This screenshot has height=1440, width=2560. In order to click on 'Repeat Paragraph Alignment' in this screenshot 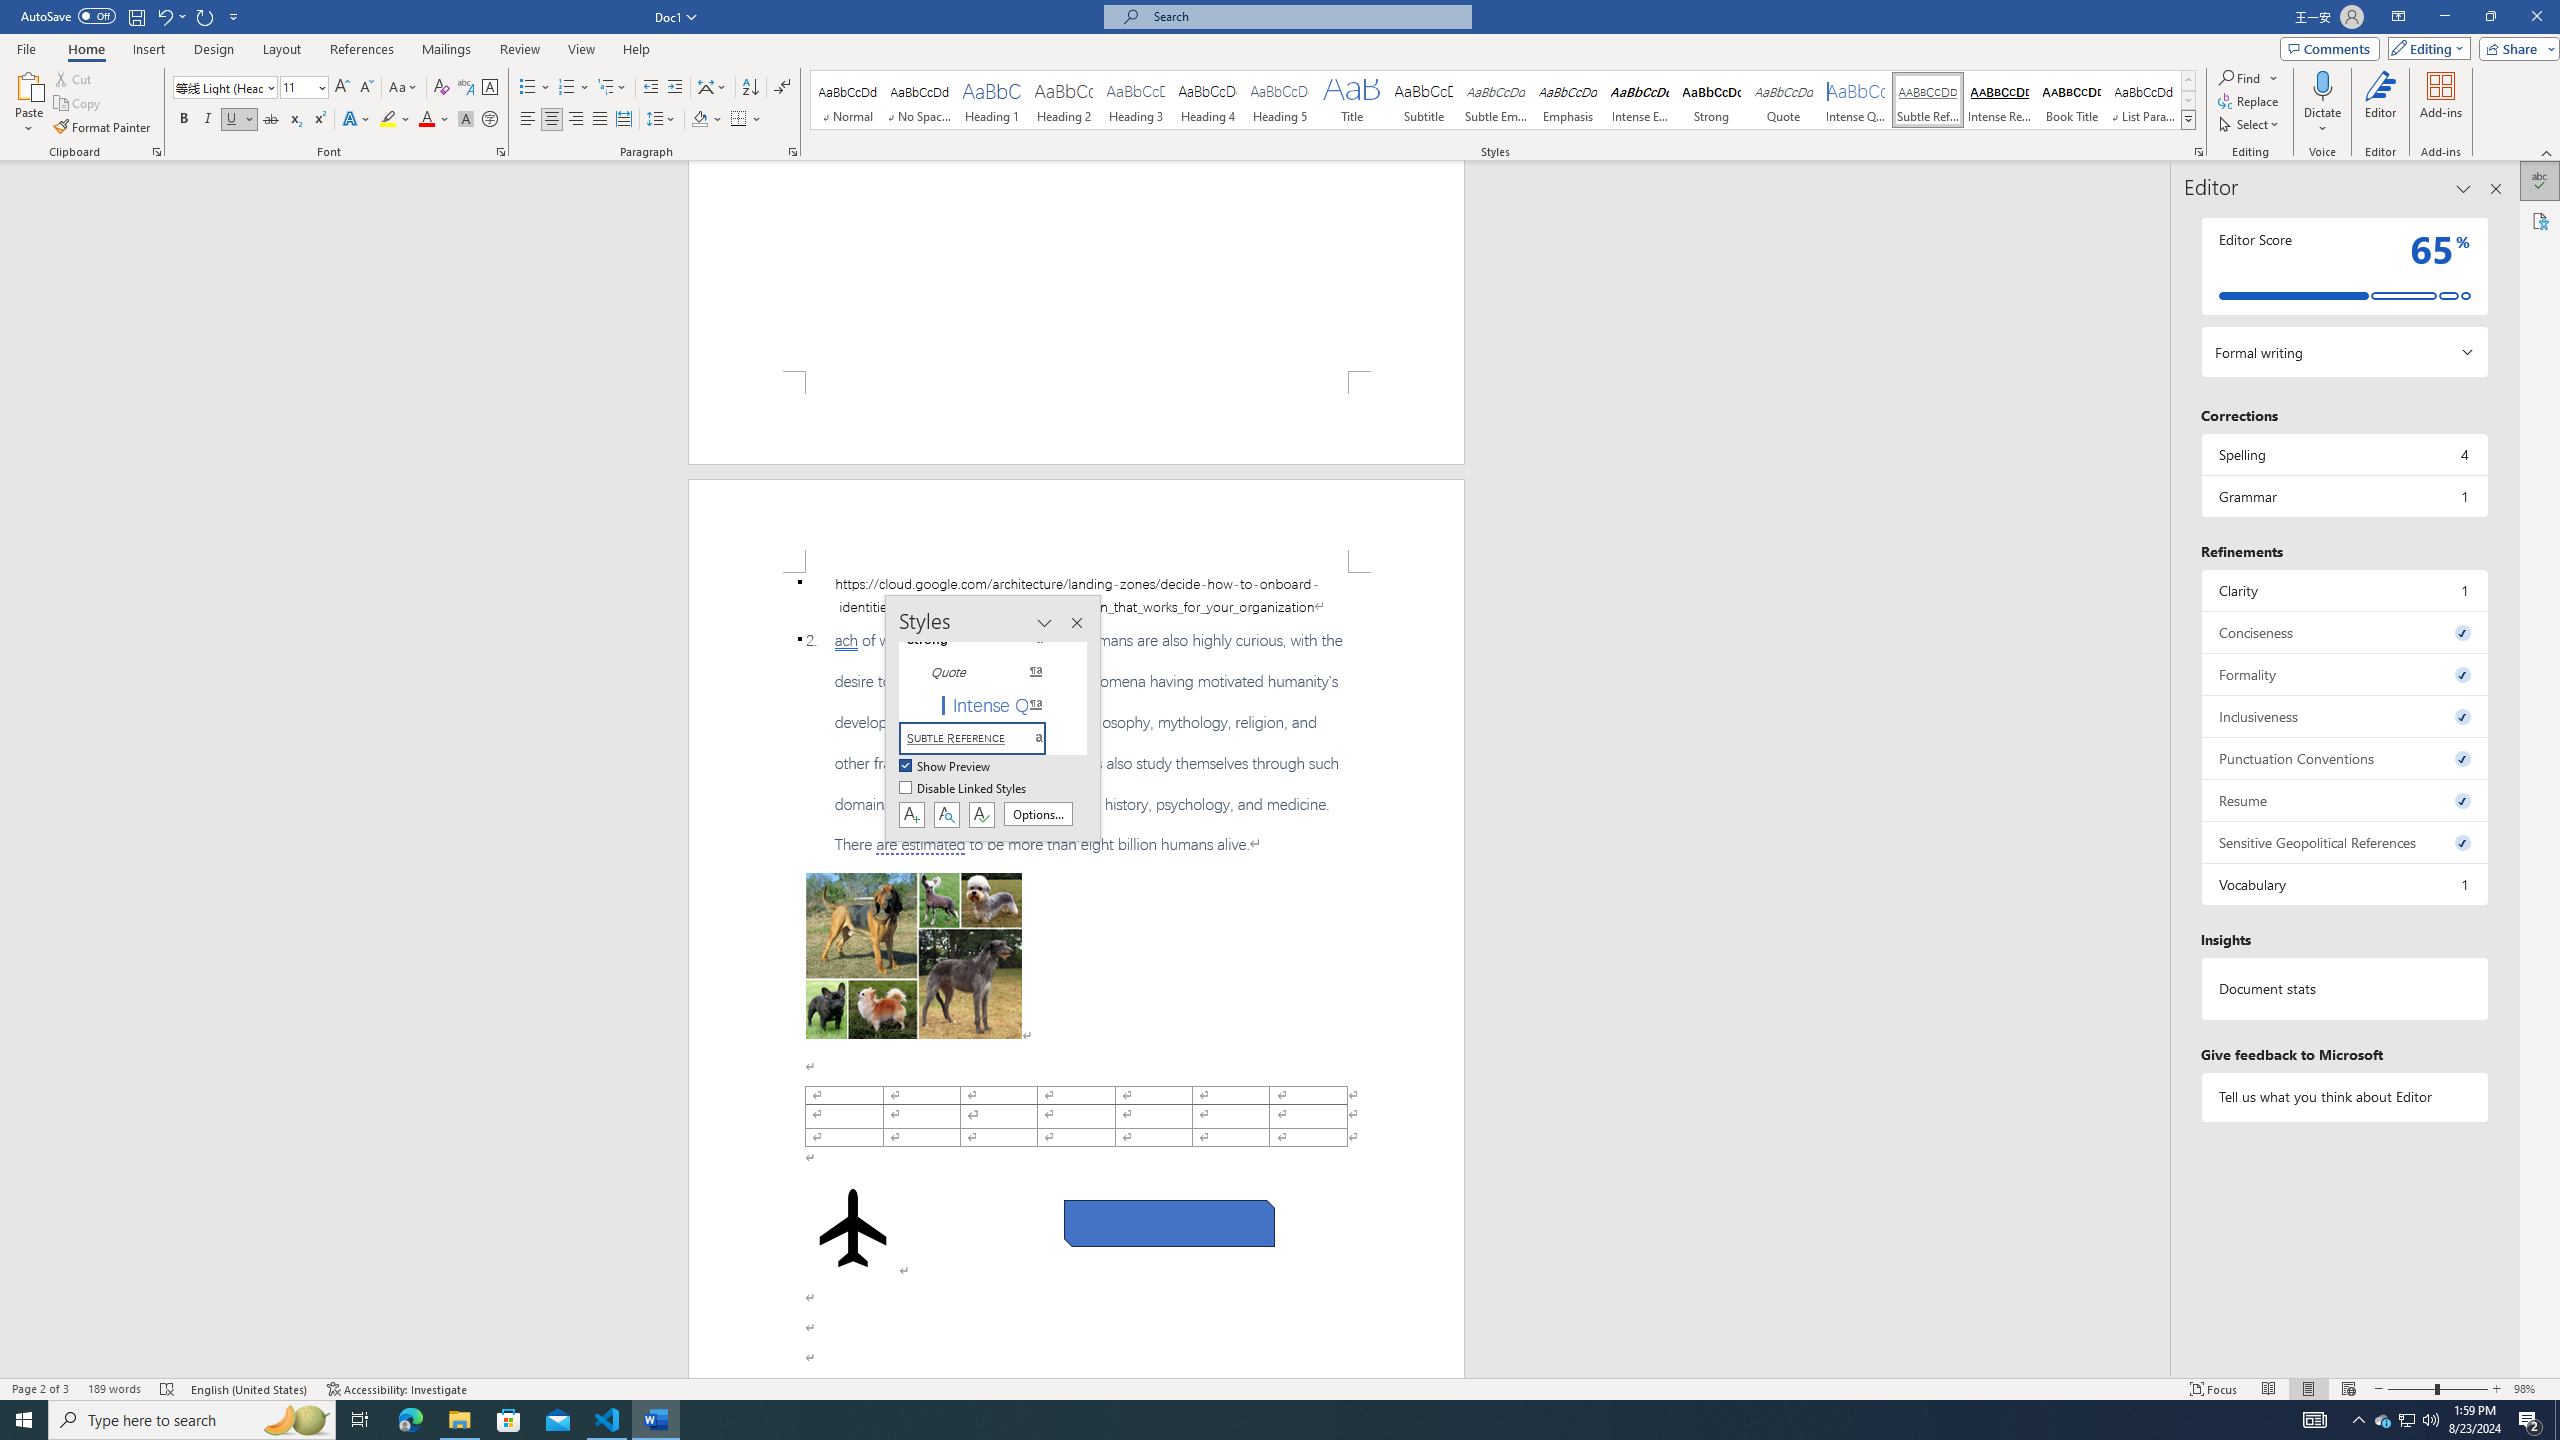, I will do `click(205, 15)`.